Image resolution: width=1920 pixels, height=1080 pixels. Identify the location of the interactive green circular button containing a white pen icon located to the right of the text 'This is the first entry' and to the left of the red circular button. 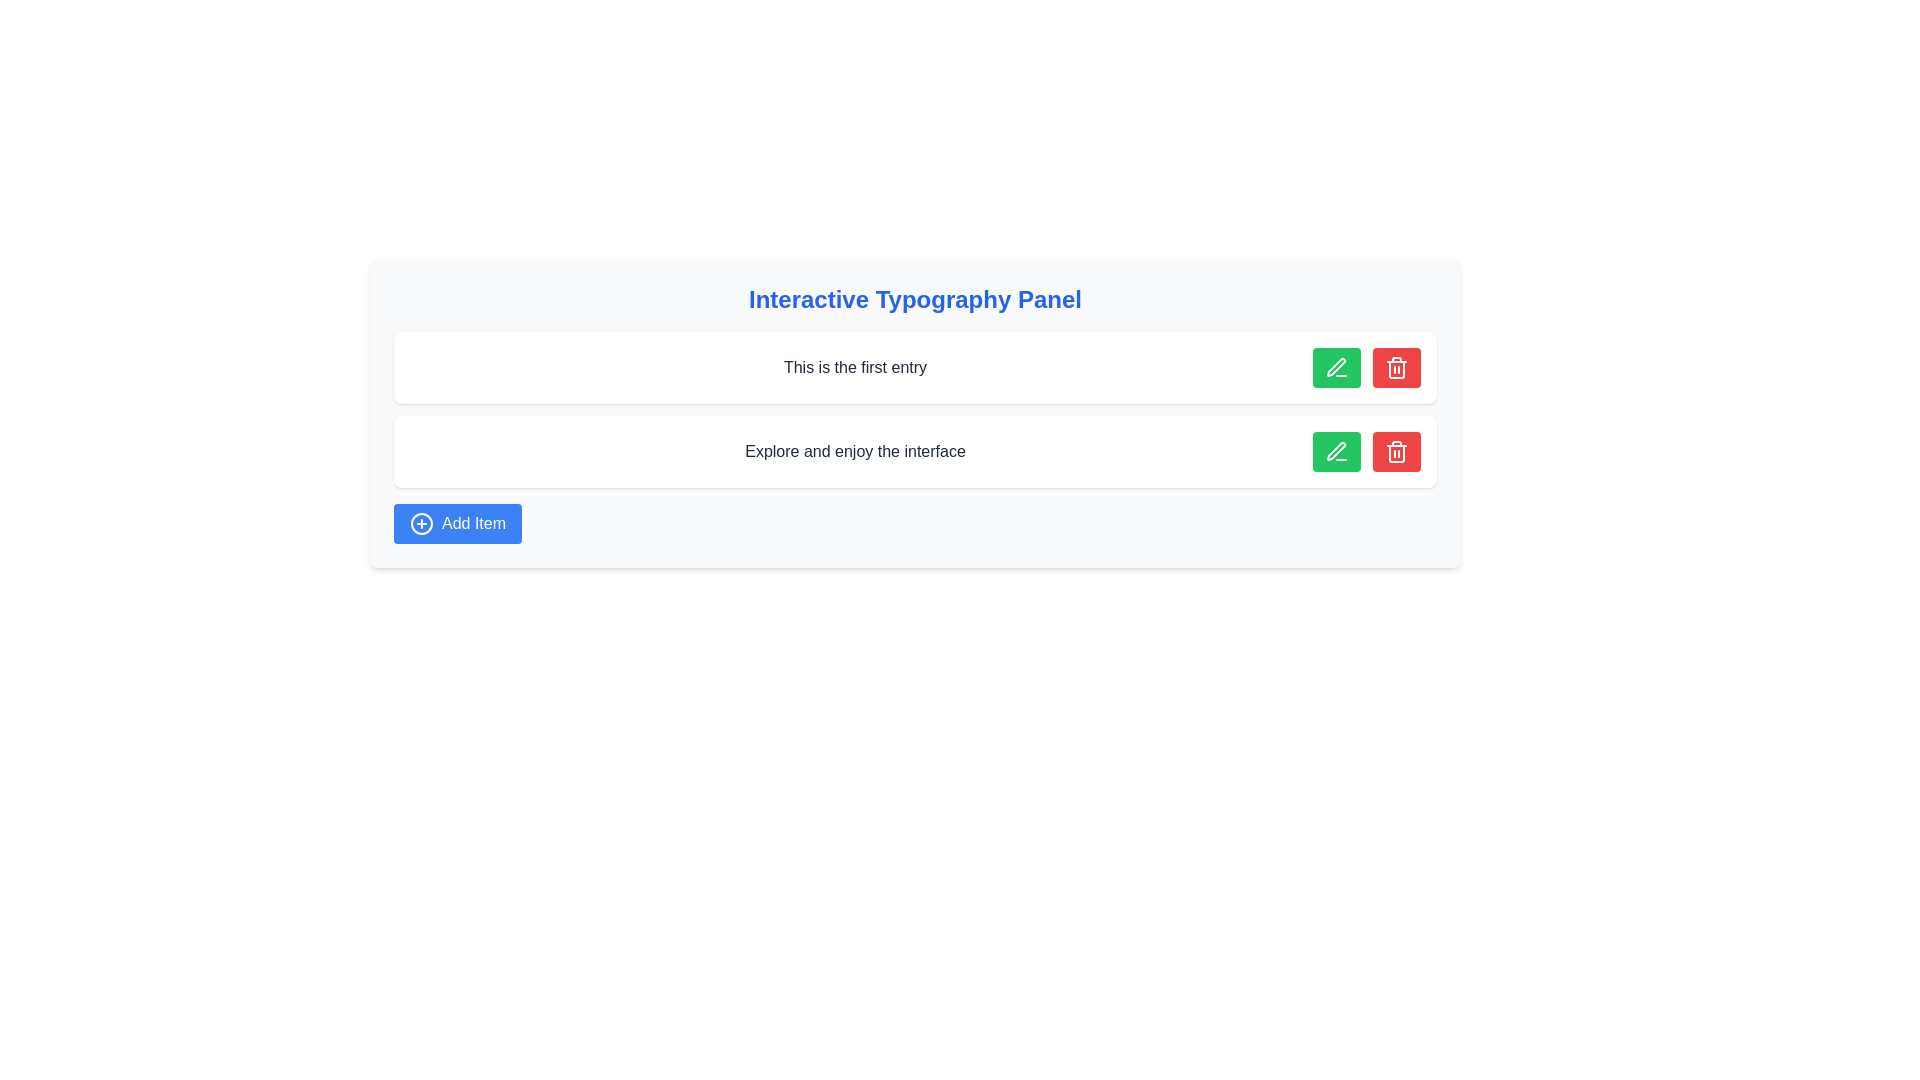
(1337, 367).